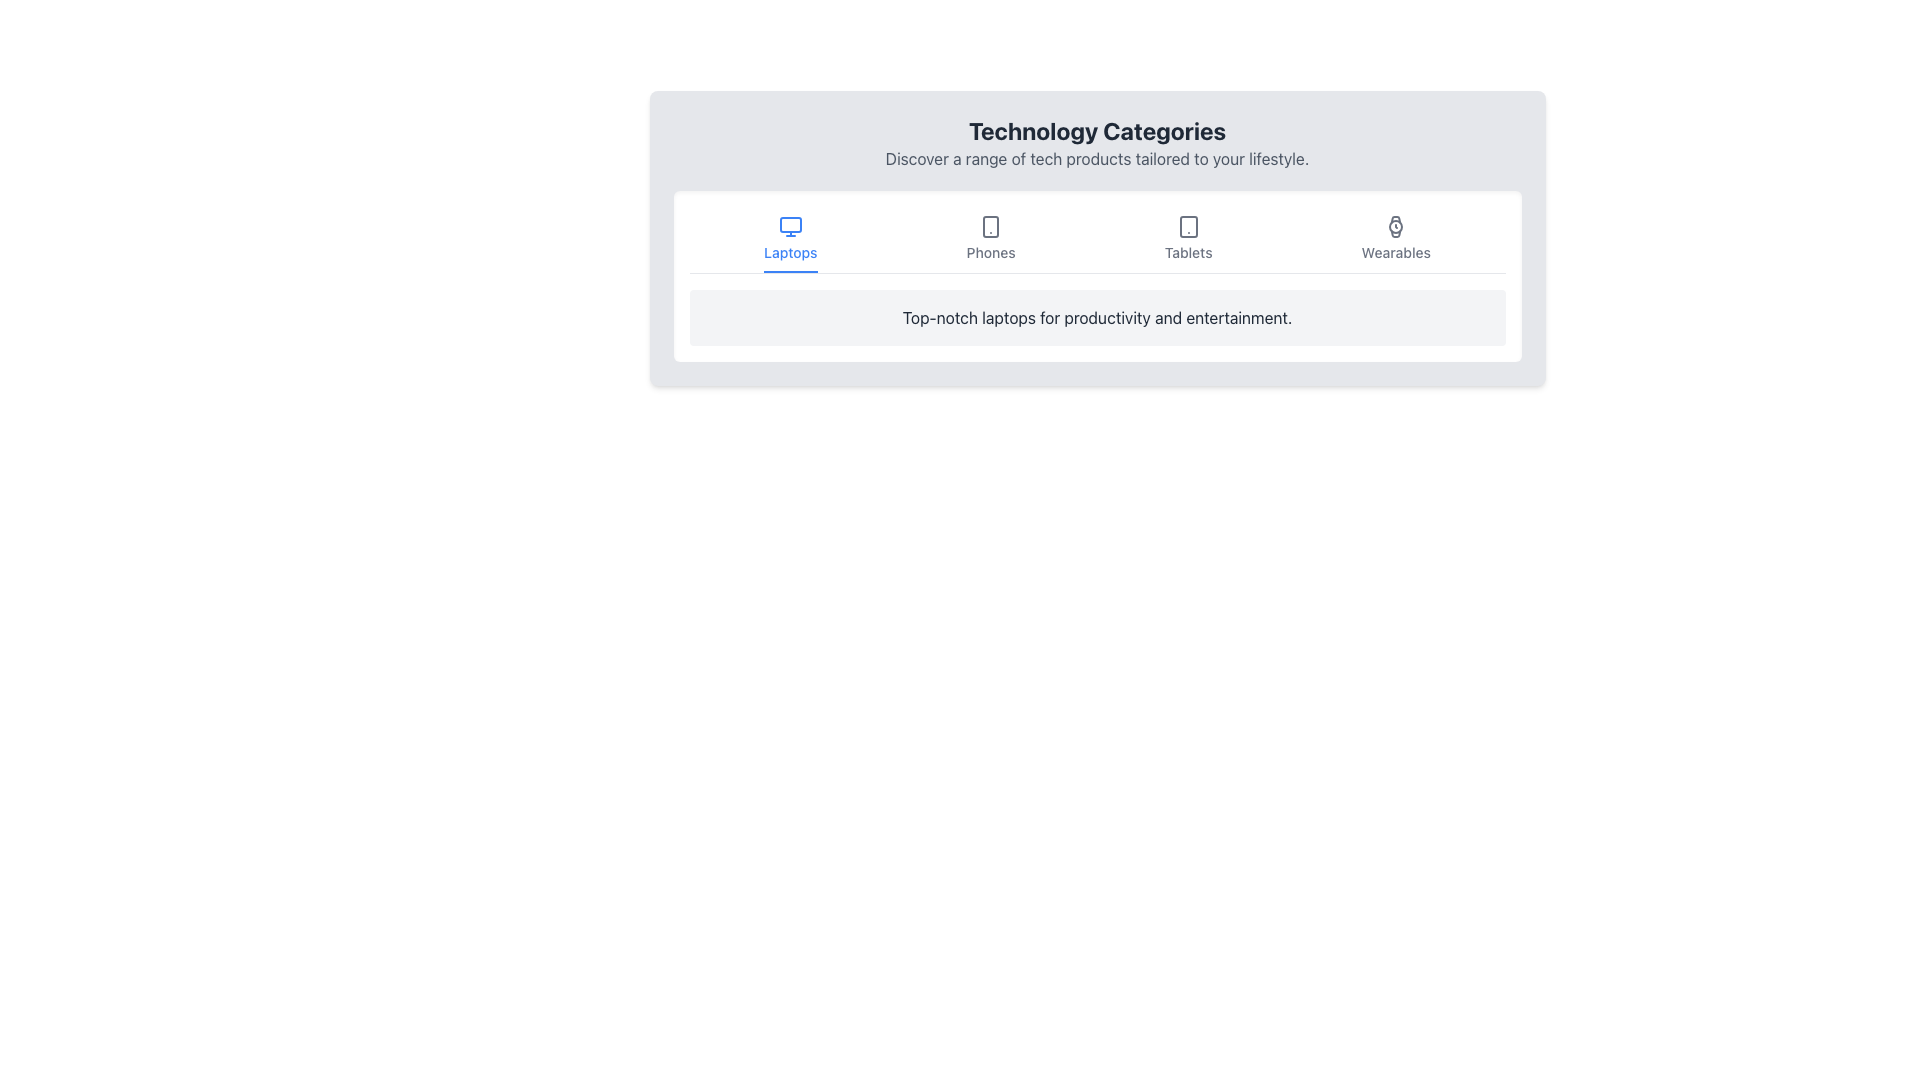 Image resolution: width=1920 pixels, height=1080 pixels. I want to click on informational text about the benefits and target use cases of the laptops, which is located within the gray card directly below the 'Laptops' tab, so click(1096, 316).